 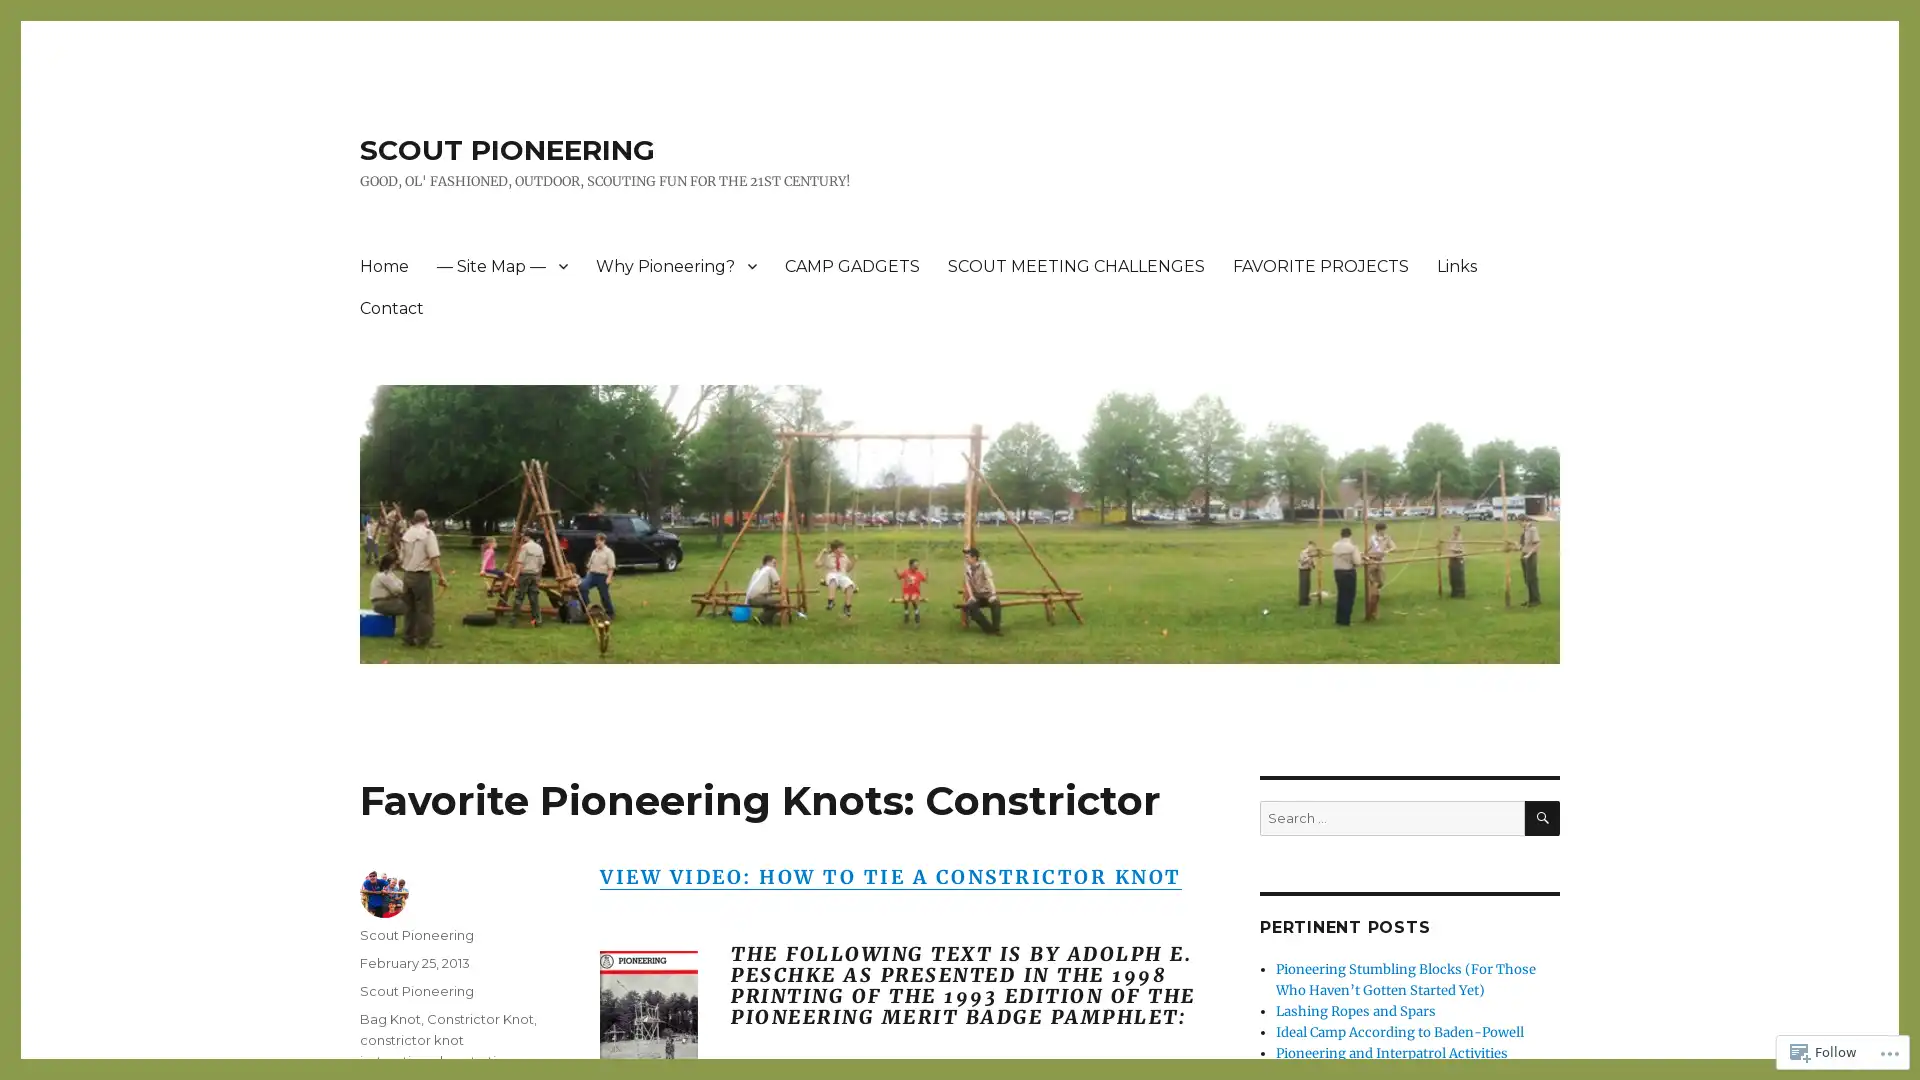 What do you see at coordinates (1541, 818) in the screenshot?
I see `SEARCH` at bounding box center [1541, 818].